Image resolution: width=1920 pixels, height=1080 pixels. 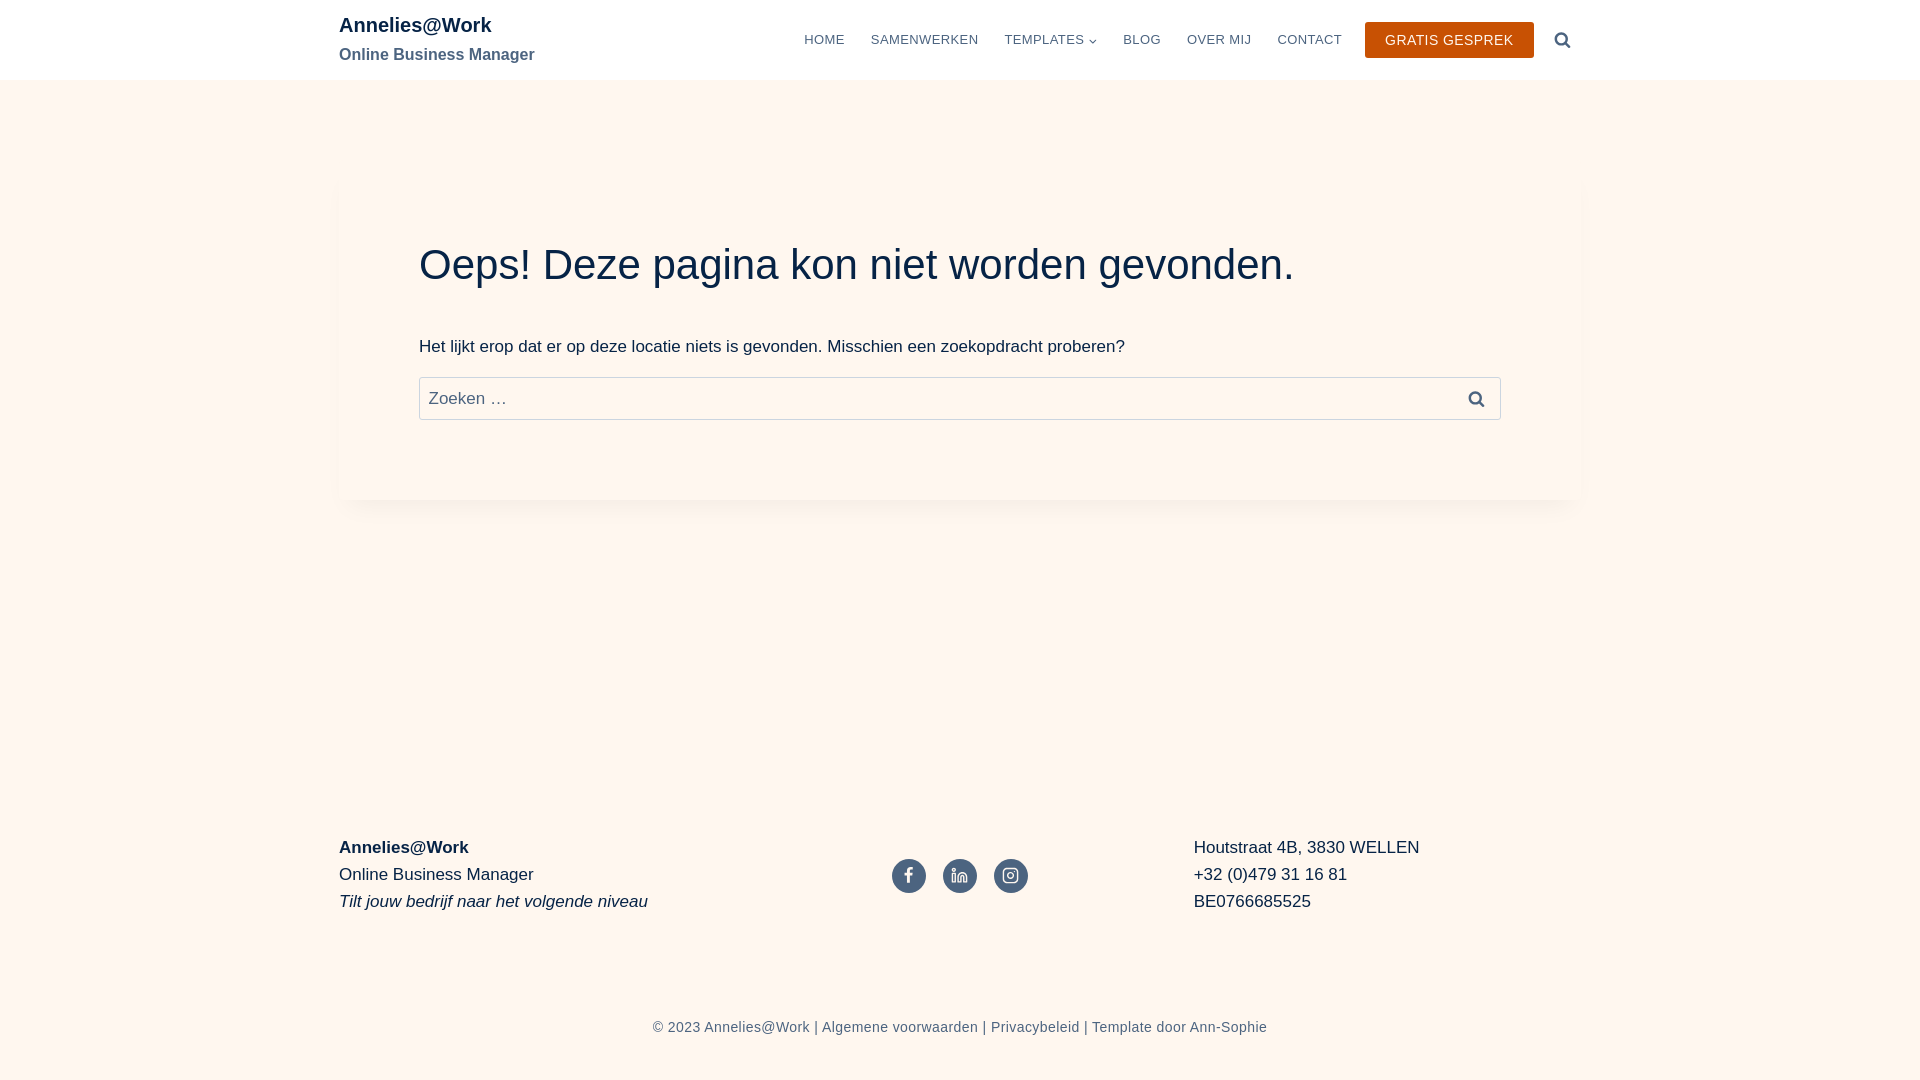 What do you see at coordinates (858, 39) in the screenshot?
I see `'SAMENWERKEN'` at bounding box center [858, 39].